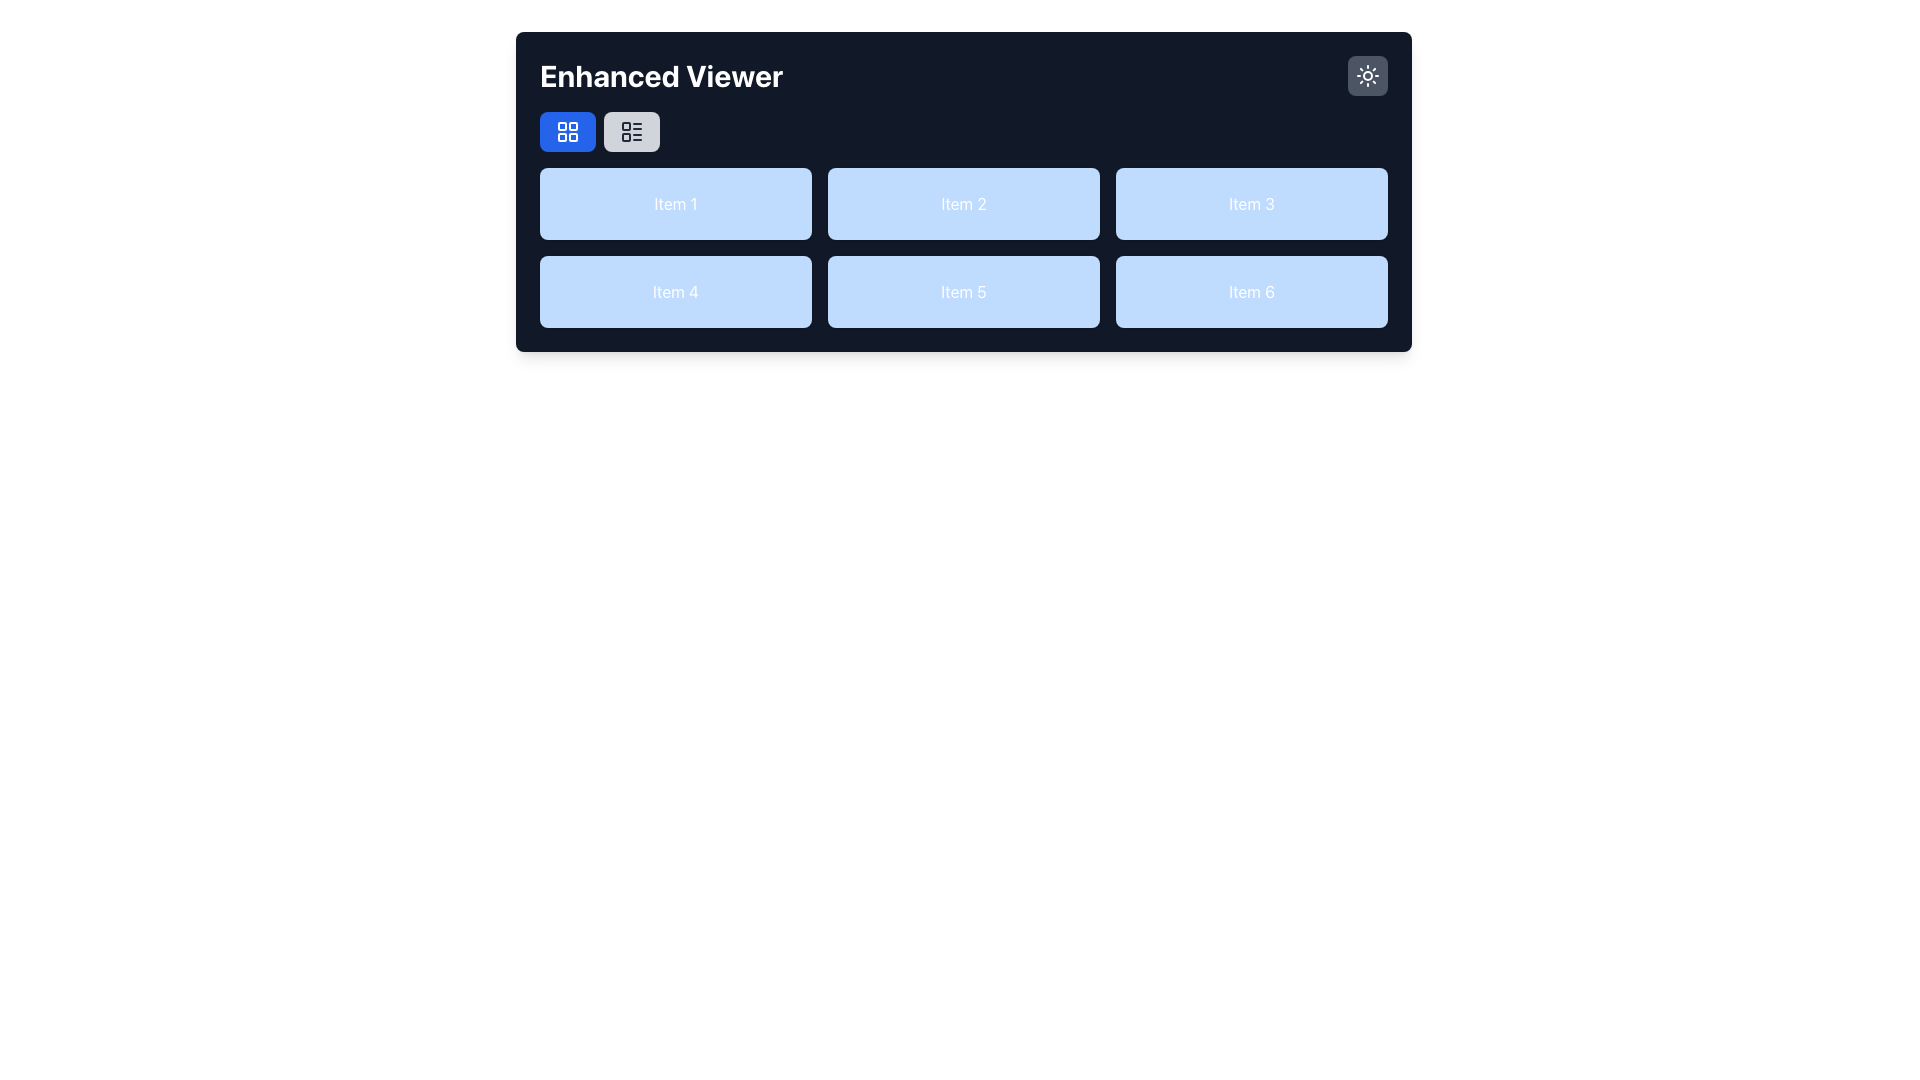 The height and width of the screenshot is (1080, 1920). What do you see at coordinates (964, 192) in the screenshot?
I see `the second card in the grid that displays 'Item 2', located between 'Item 1' and 'Item 3'` at bounding box center [964, 192].